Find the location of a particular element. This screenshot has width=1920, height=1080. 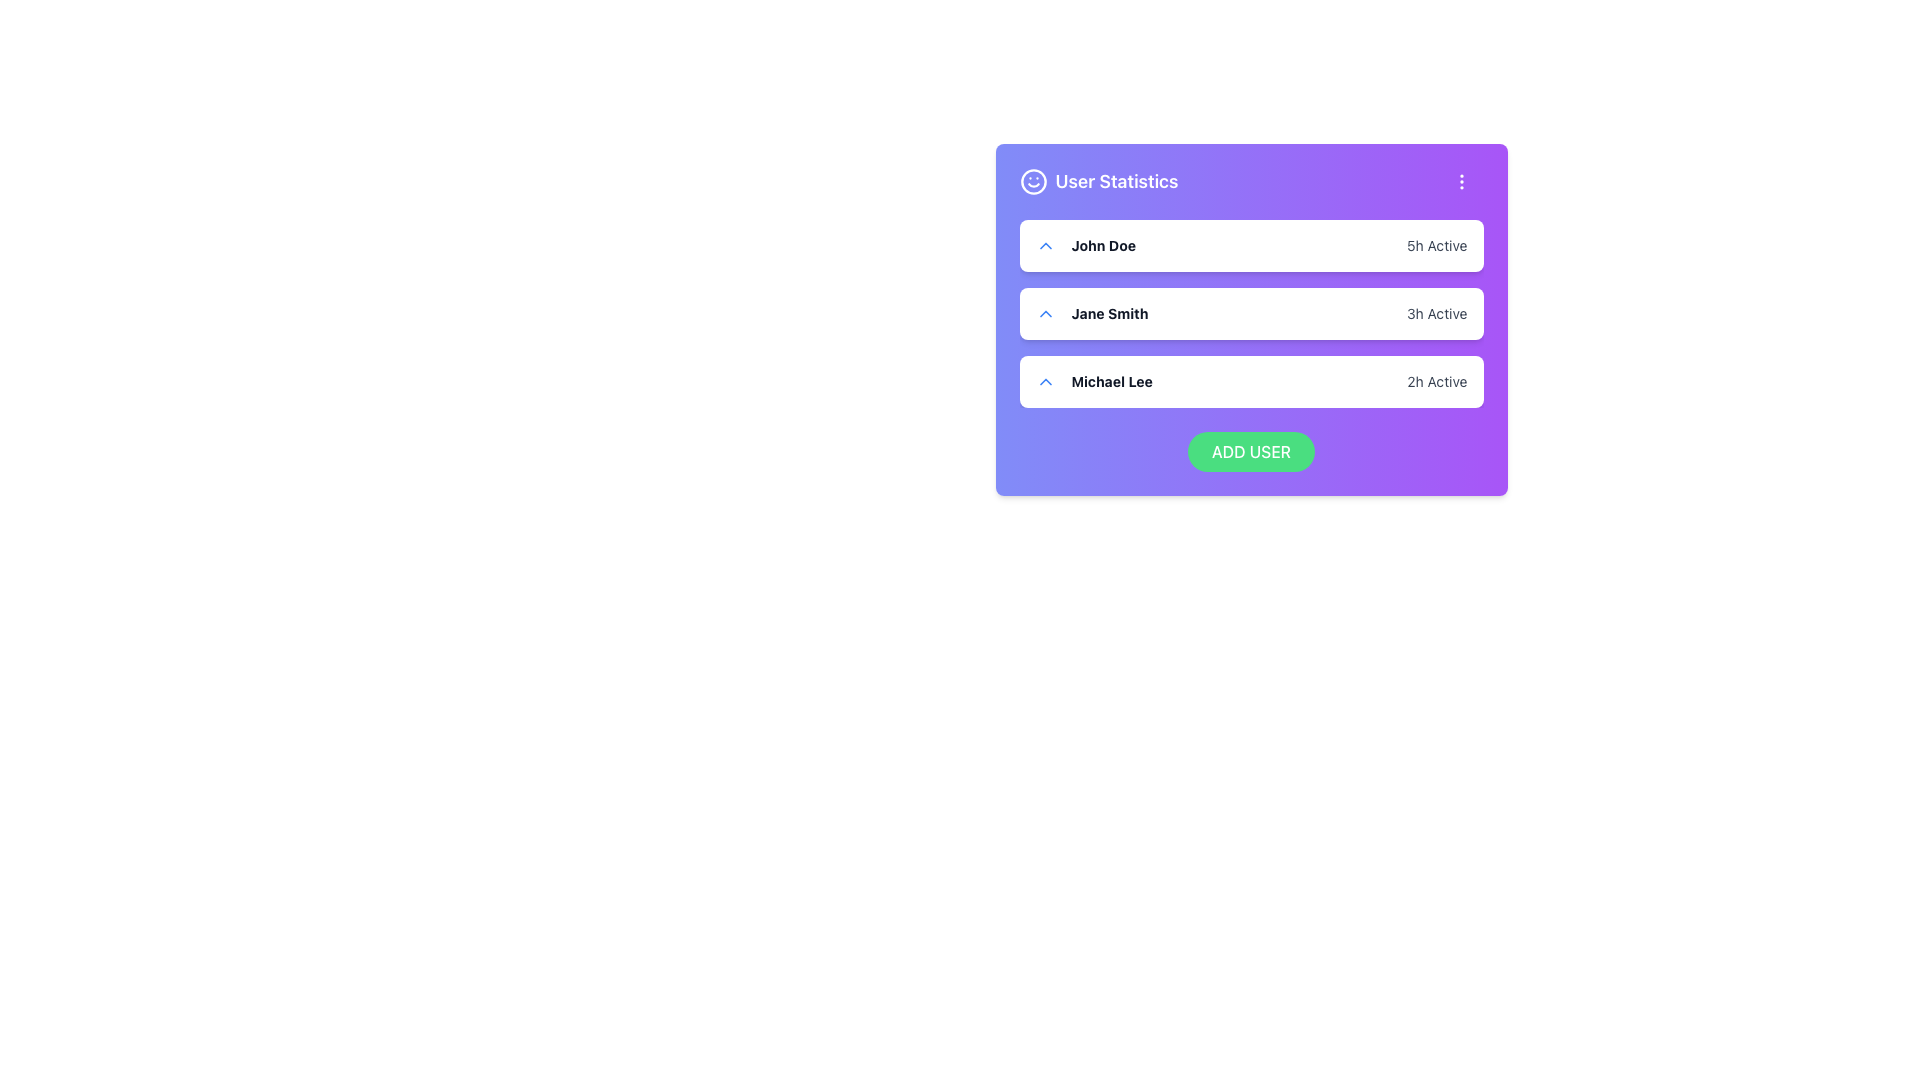

the button located at the bottom center of the 'User Statistics' card is located at coordinates (1250, 451).